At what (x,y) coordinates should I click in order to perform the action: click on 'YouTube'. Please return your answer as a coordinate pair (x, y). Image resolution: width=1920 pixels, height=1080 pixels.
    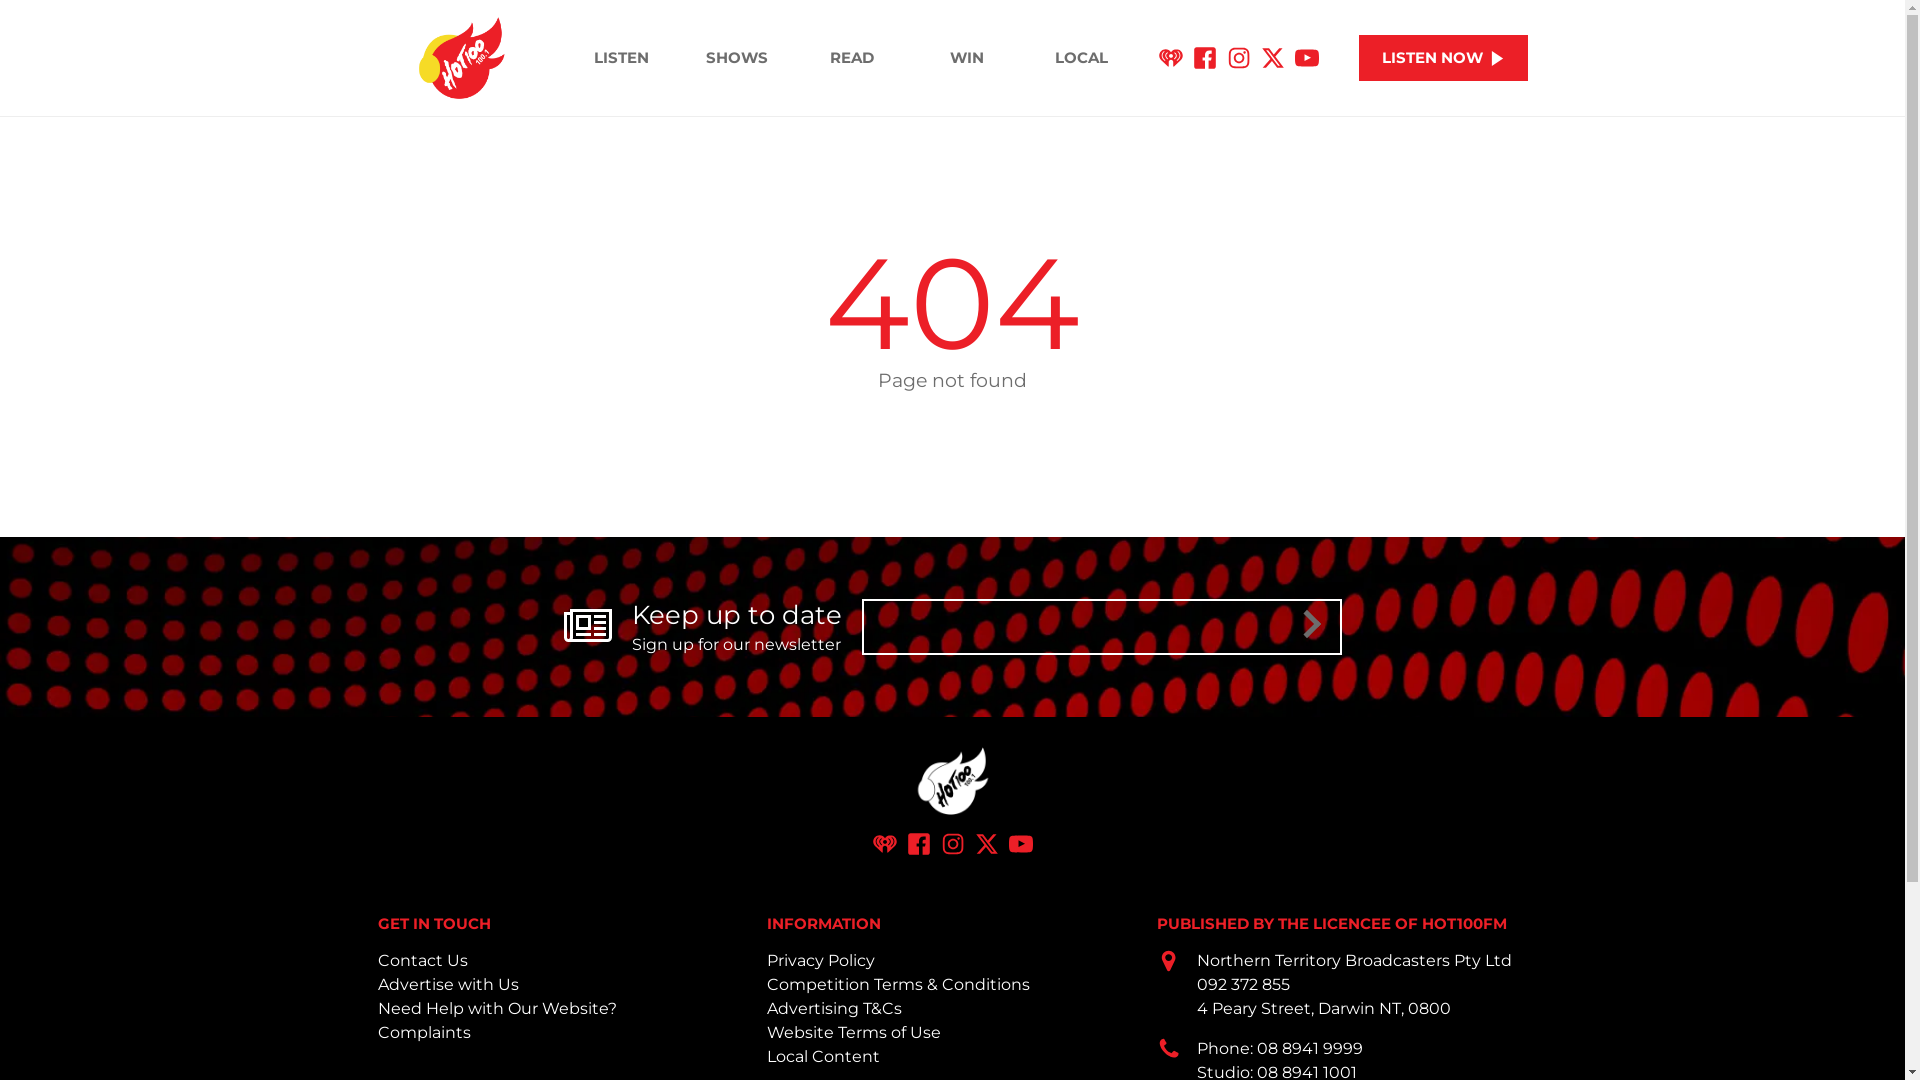
    Looking at the image, I should click on (1019, 843).